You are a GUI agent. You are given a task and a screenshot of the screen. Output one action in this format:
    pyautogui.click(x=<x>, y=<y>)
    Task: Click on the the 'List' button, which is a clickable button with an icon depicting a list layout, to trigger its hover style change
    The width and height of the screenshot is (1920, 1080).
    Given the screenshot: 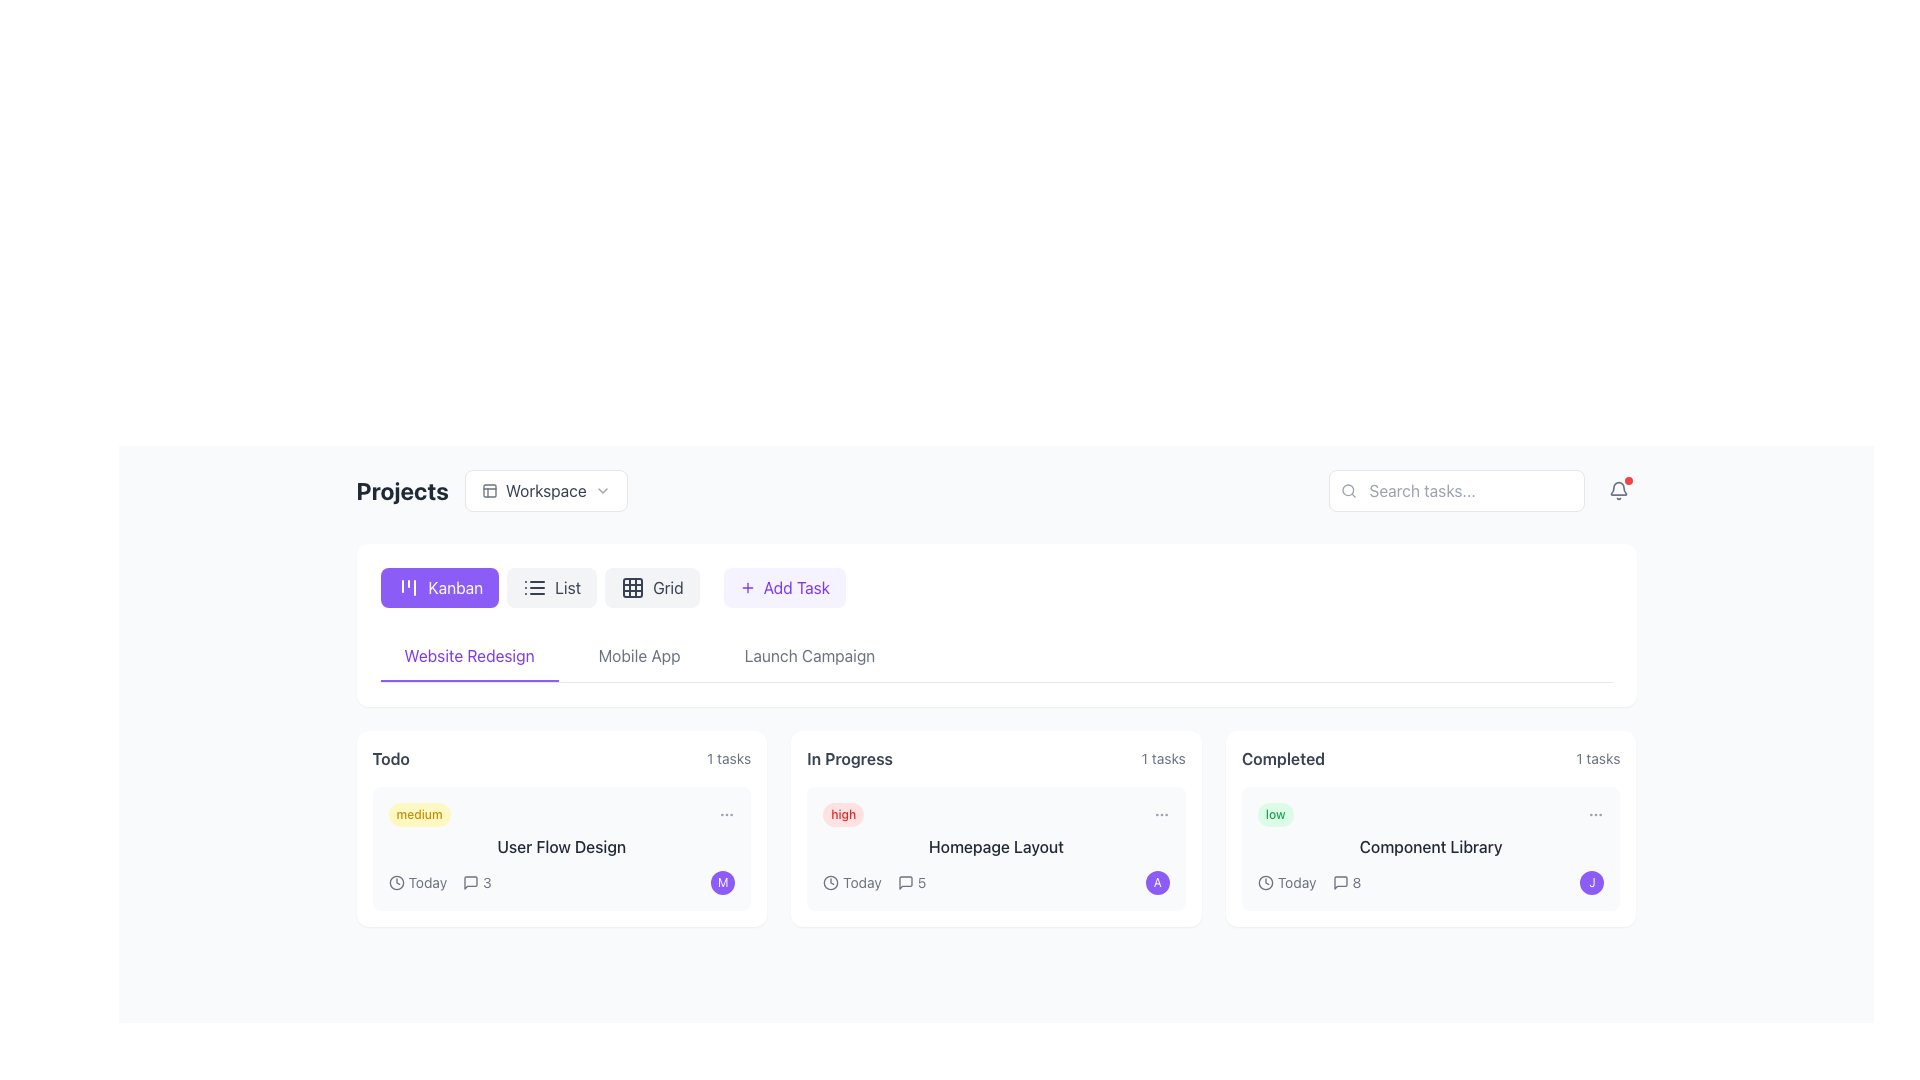 What is the action you would take?
    pyautogui.click(x=540, y=586)
    